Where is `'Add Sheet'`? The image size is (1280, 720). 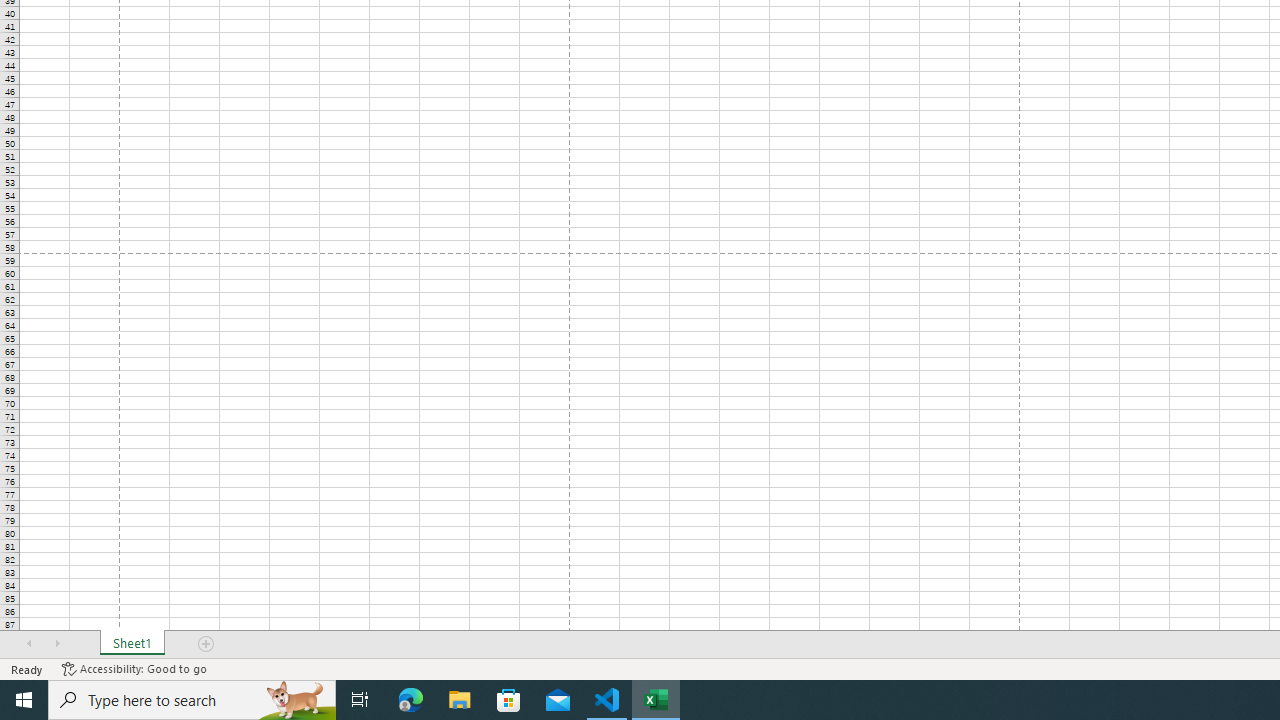
'Add Sheet' is located at coordinates (207, 644).